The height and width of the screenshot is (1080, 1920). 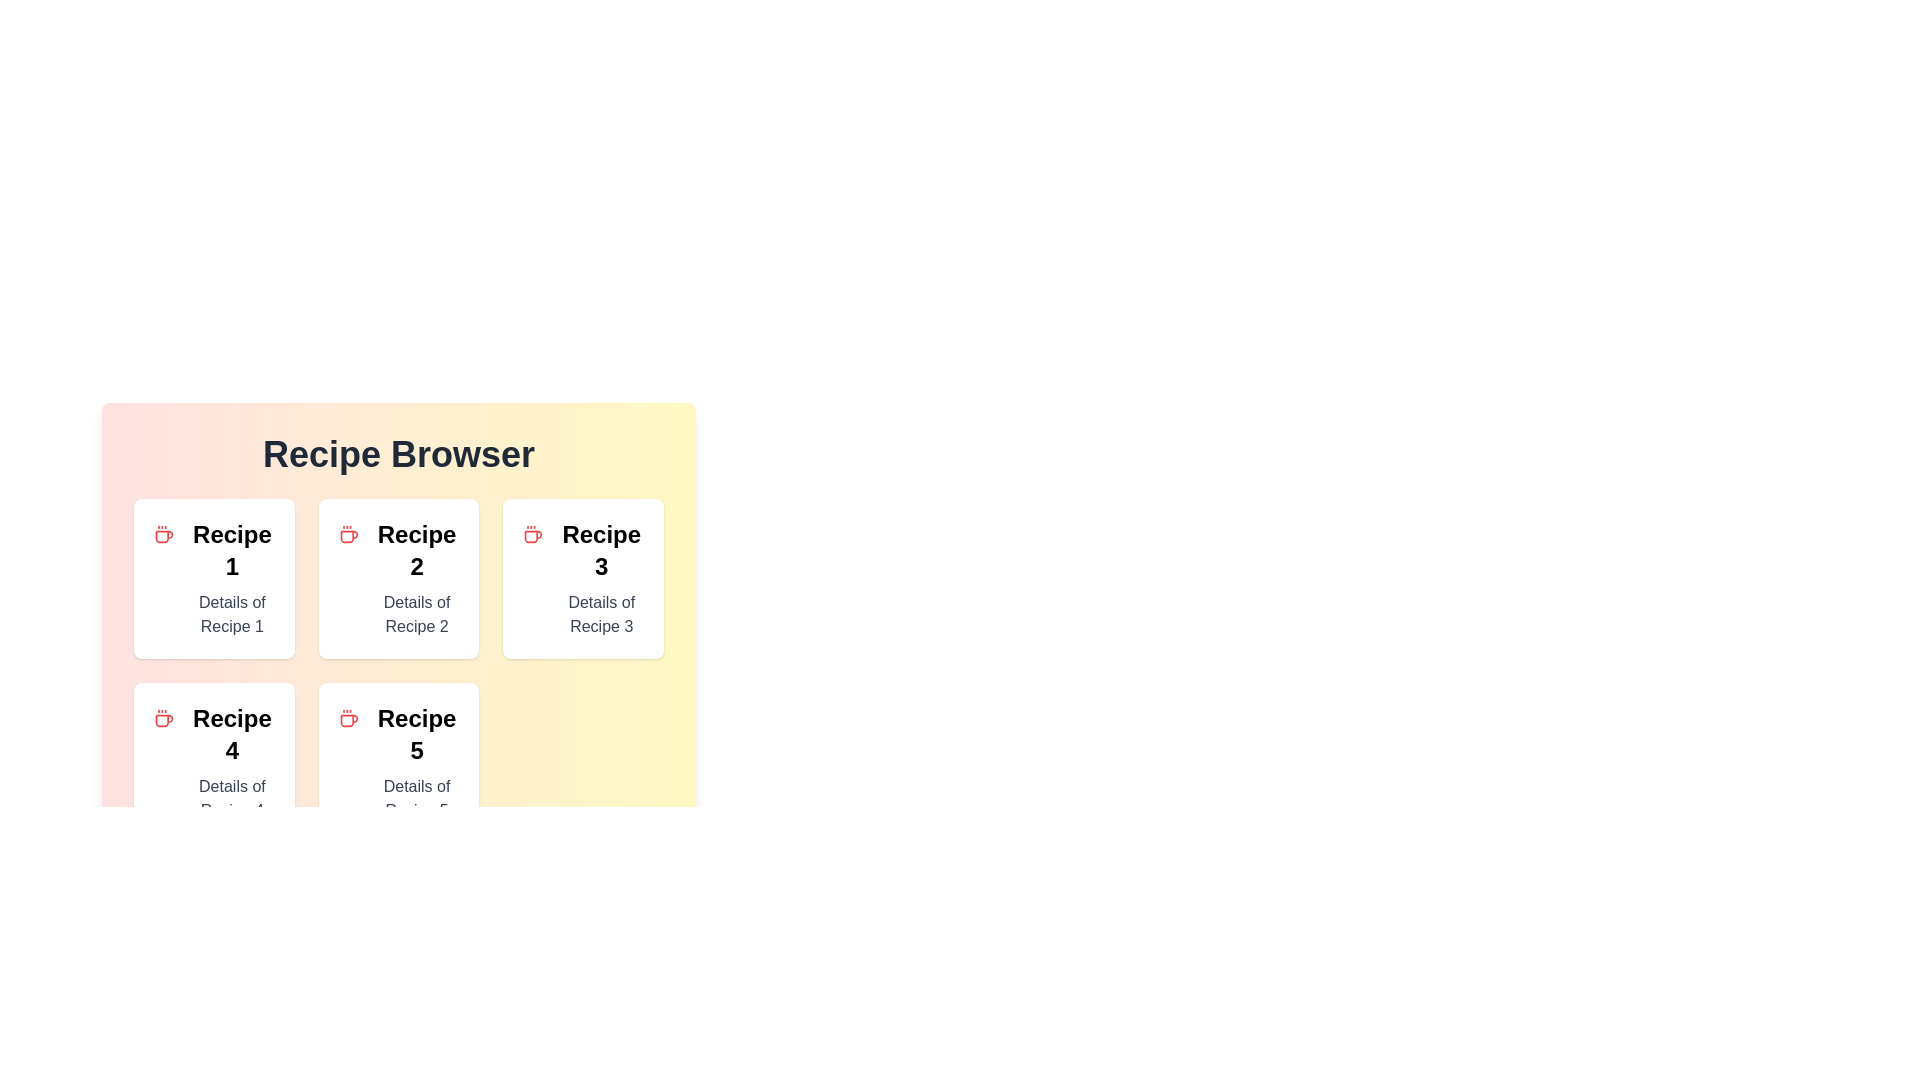 What do you see at coordinates (600, 613) in the screenshot?
I see `the non-interactive text block providing additional details for 'Recipe 3' located below its title within the third card of the Recipe Browser section` at bounding box center [600, 613].